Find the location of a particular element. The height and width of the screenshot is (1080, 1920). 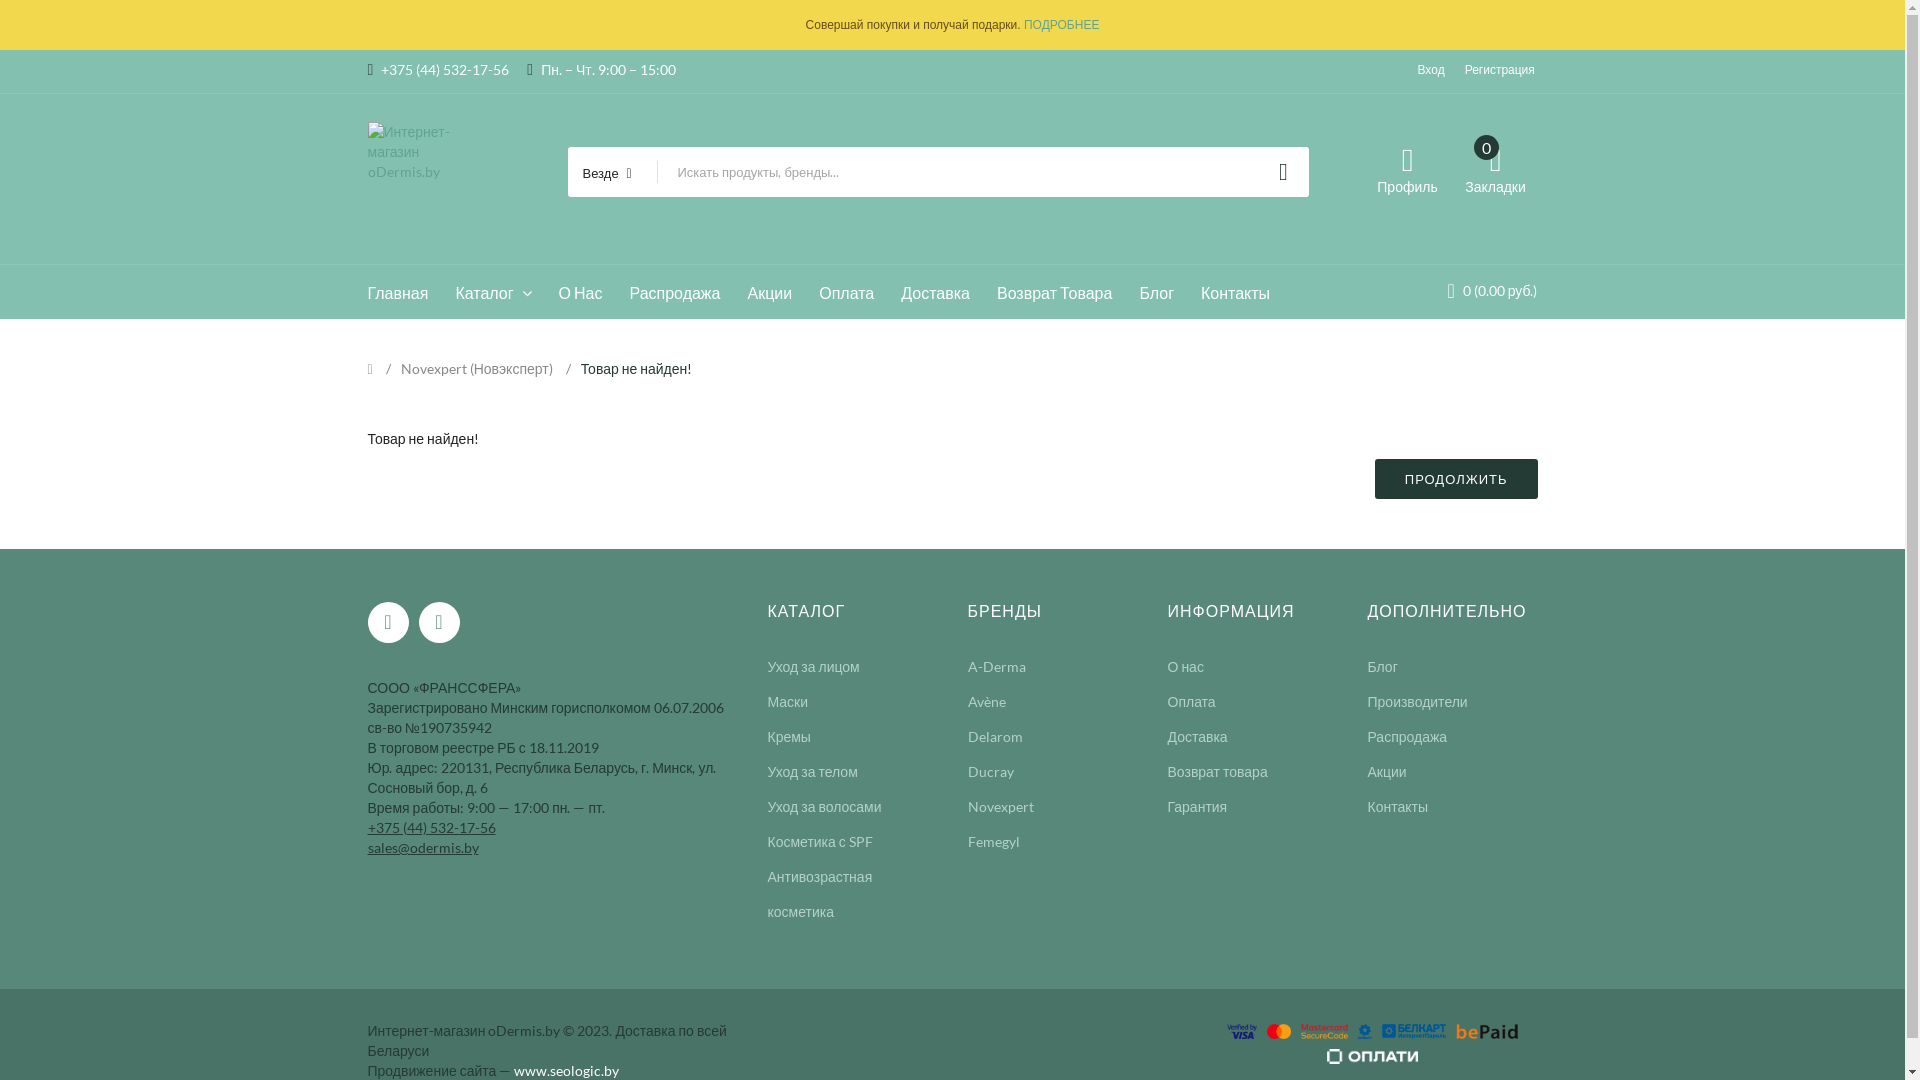

'Novexpert' is located at coordinates (1001, 805).